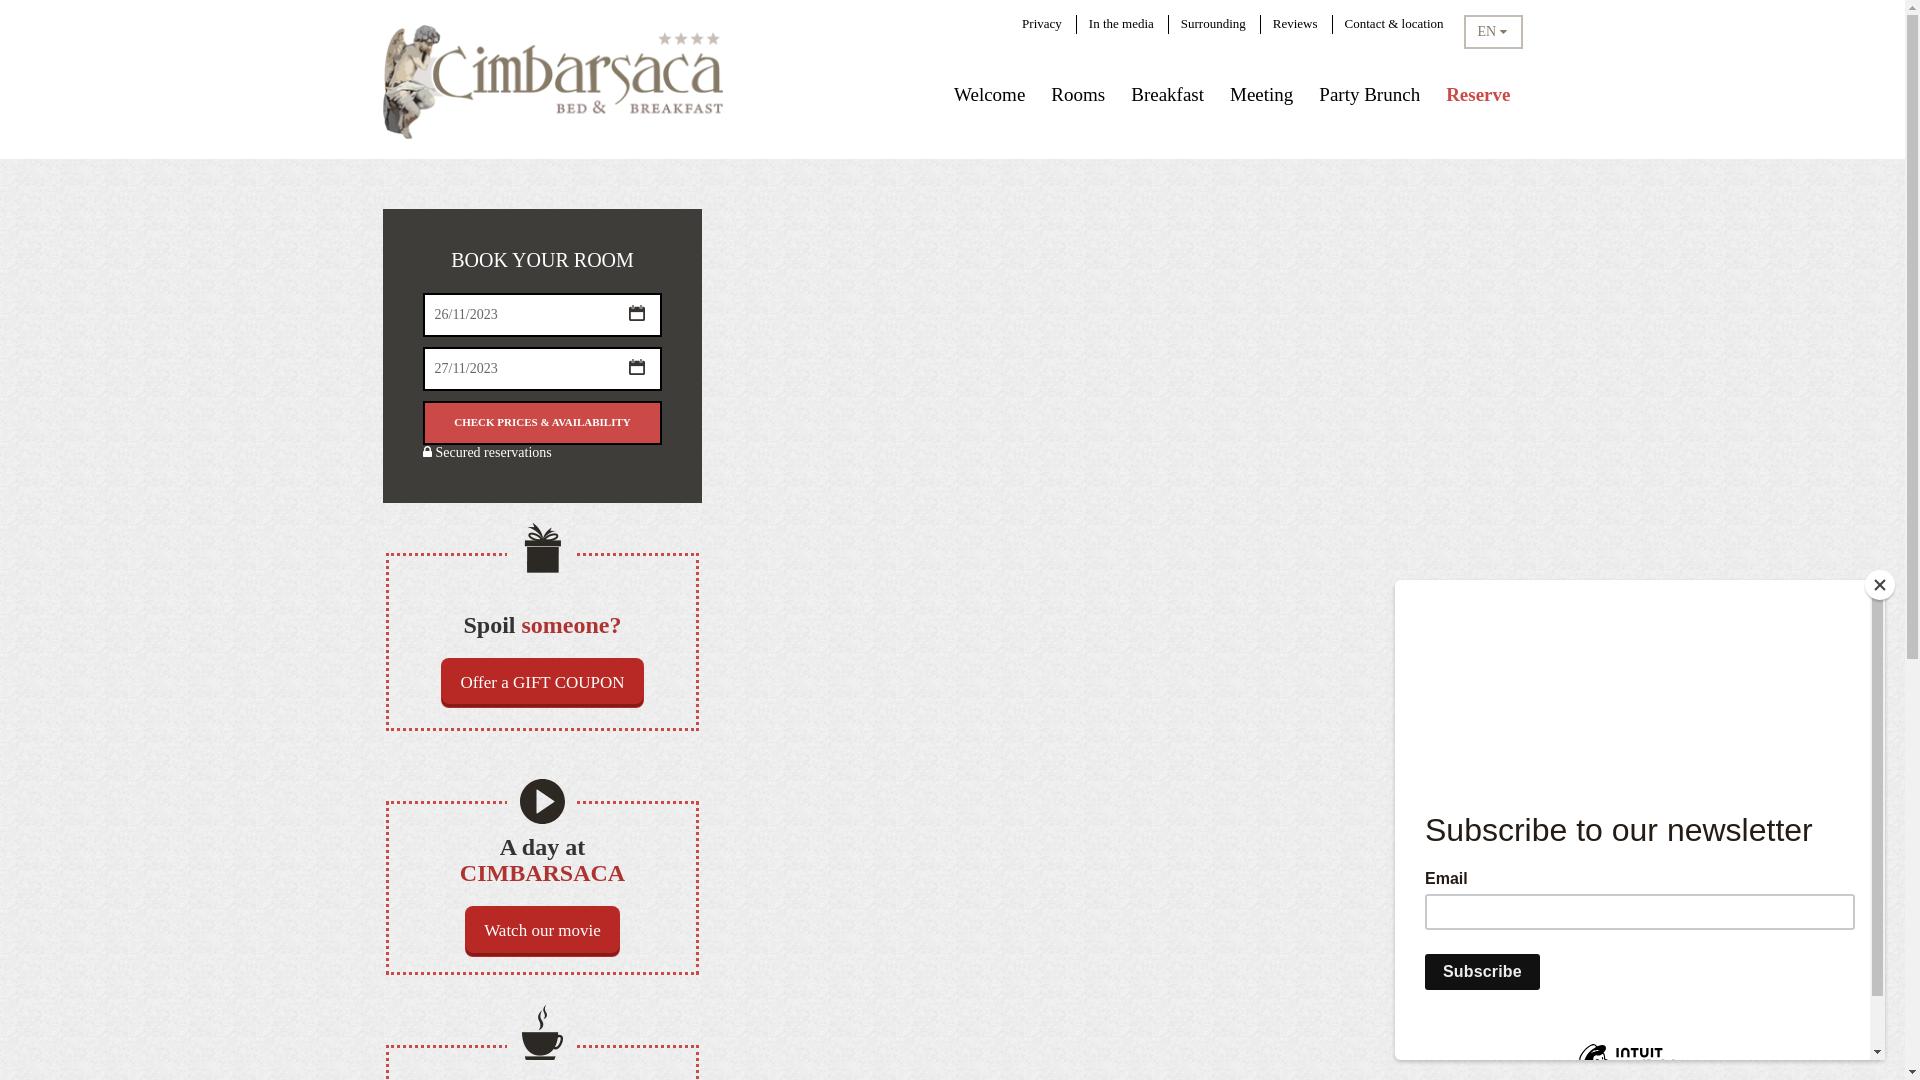 This screenshot has width=1920, height=1080. I want to click on 'Reviews', so click(1295, 24).